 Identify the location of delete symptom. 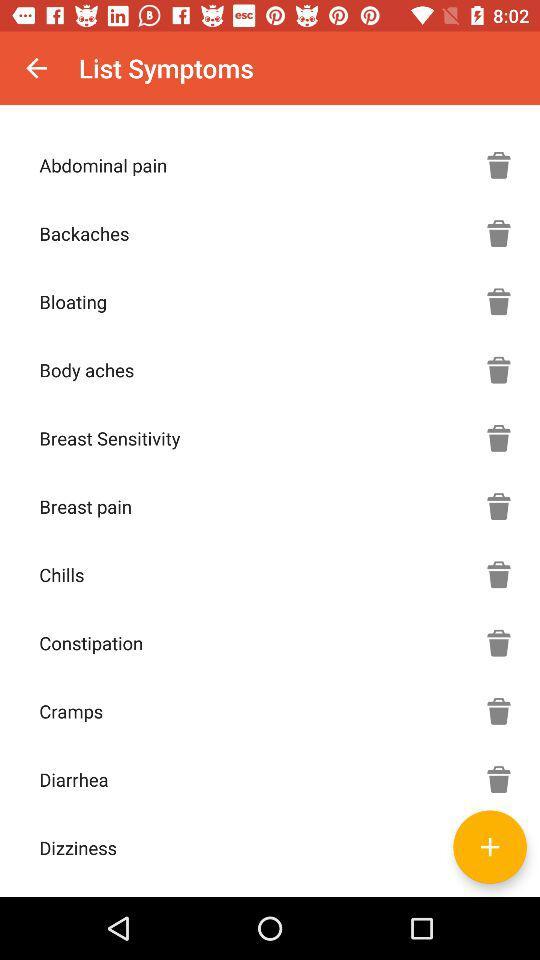
(498, 164).